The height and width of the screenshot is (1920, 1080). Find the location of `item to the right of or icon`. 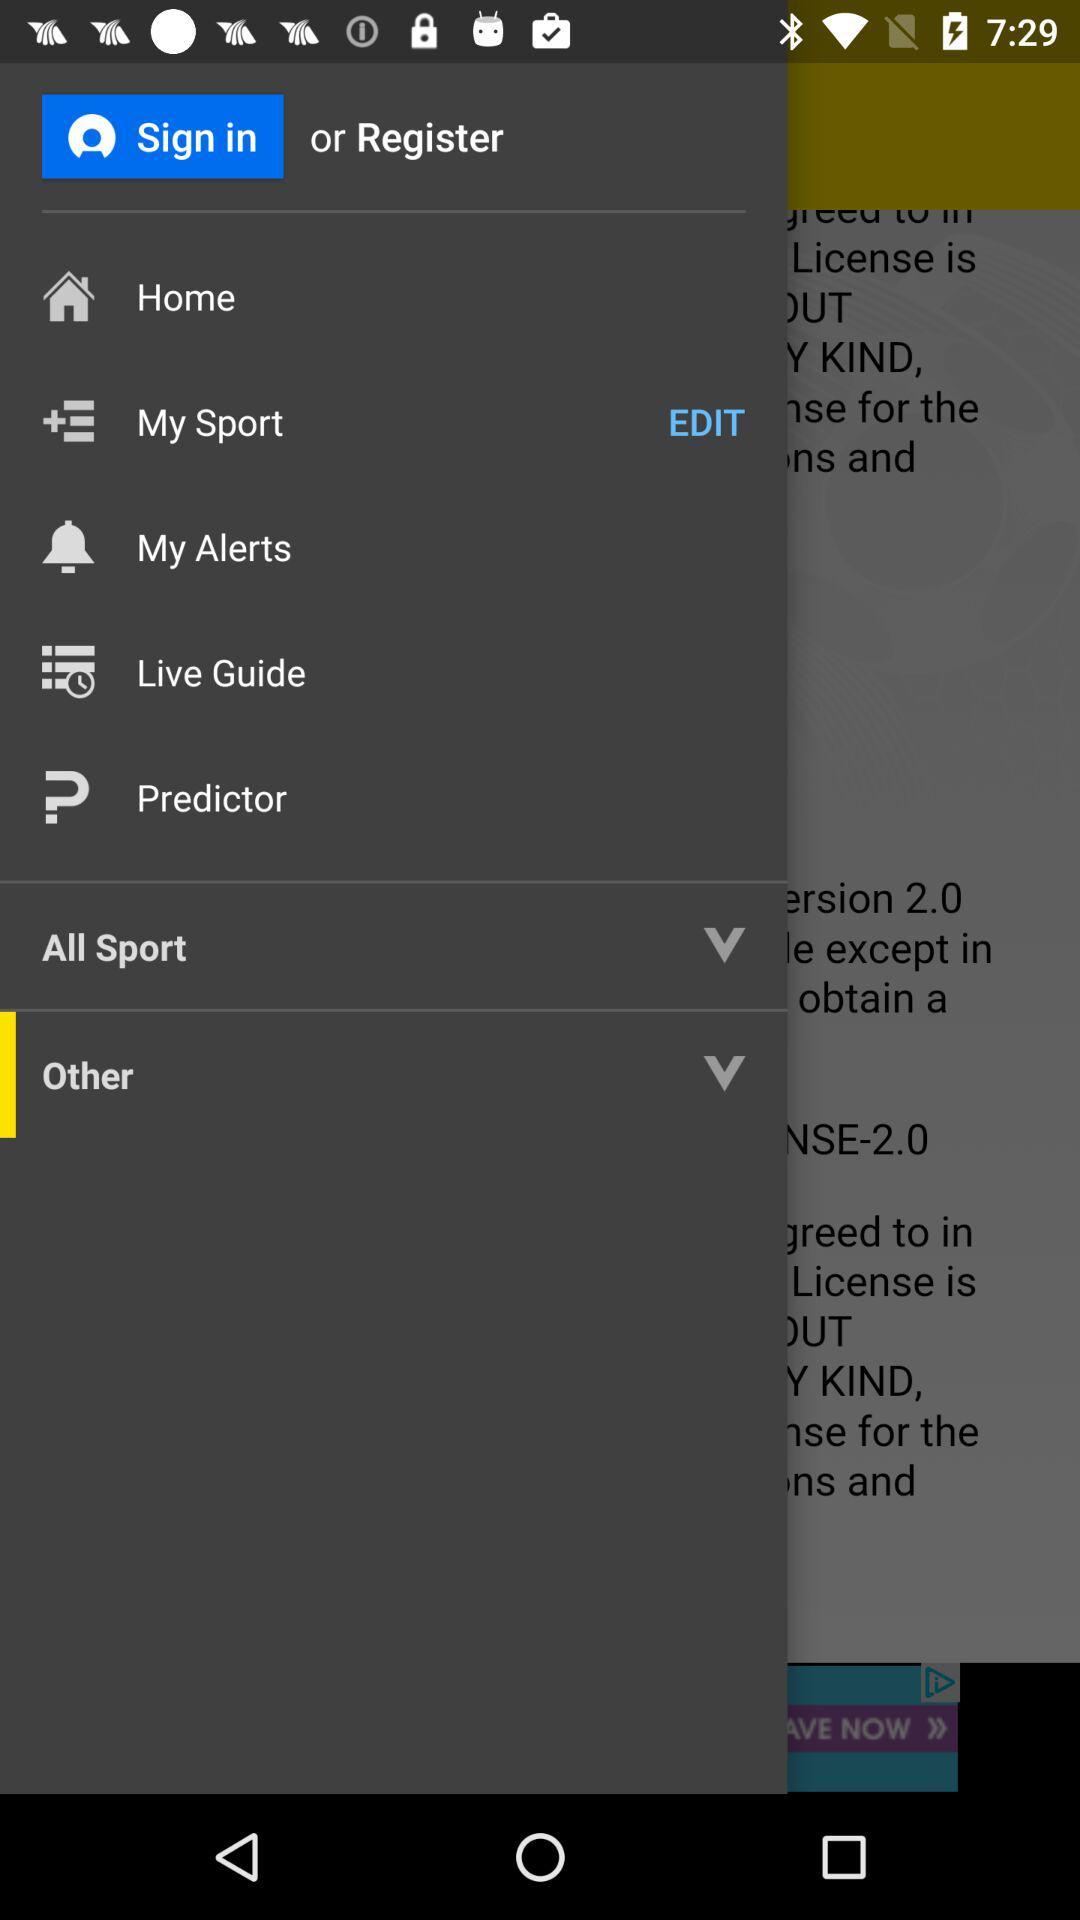

item to the right of or icon is located at coordinates (463, 135).